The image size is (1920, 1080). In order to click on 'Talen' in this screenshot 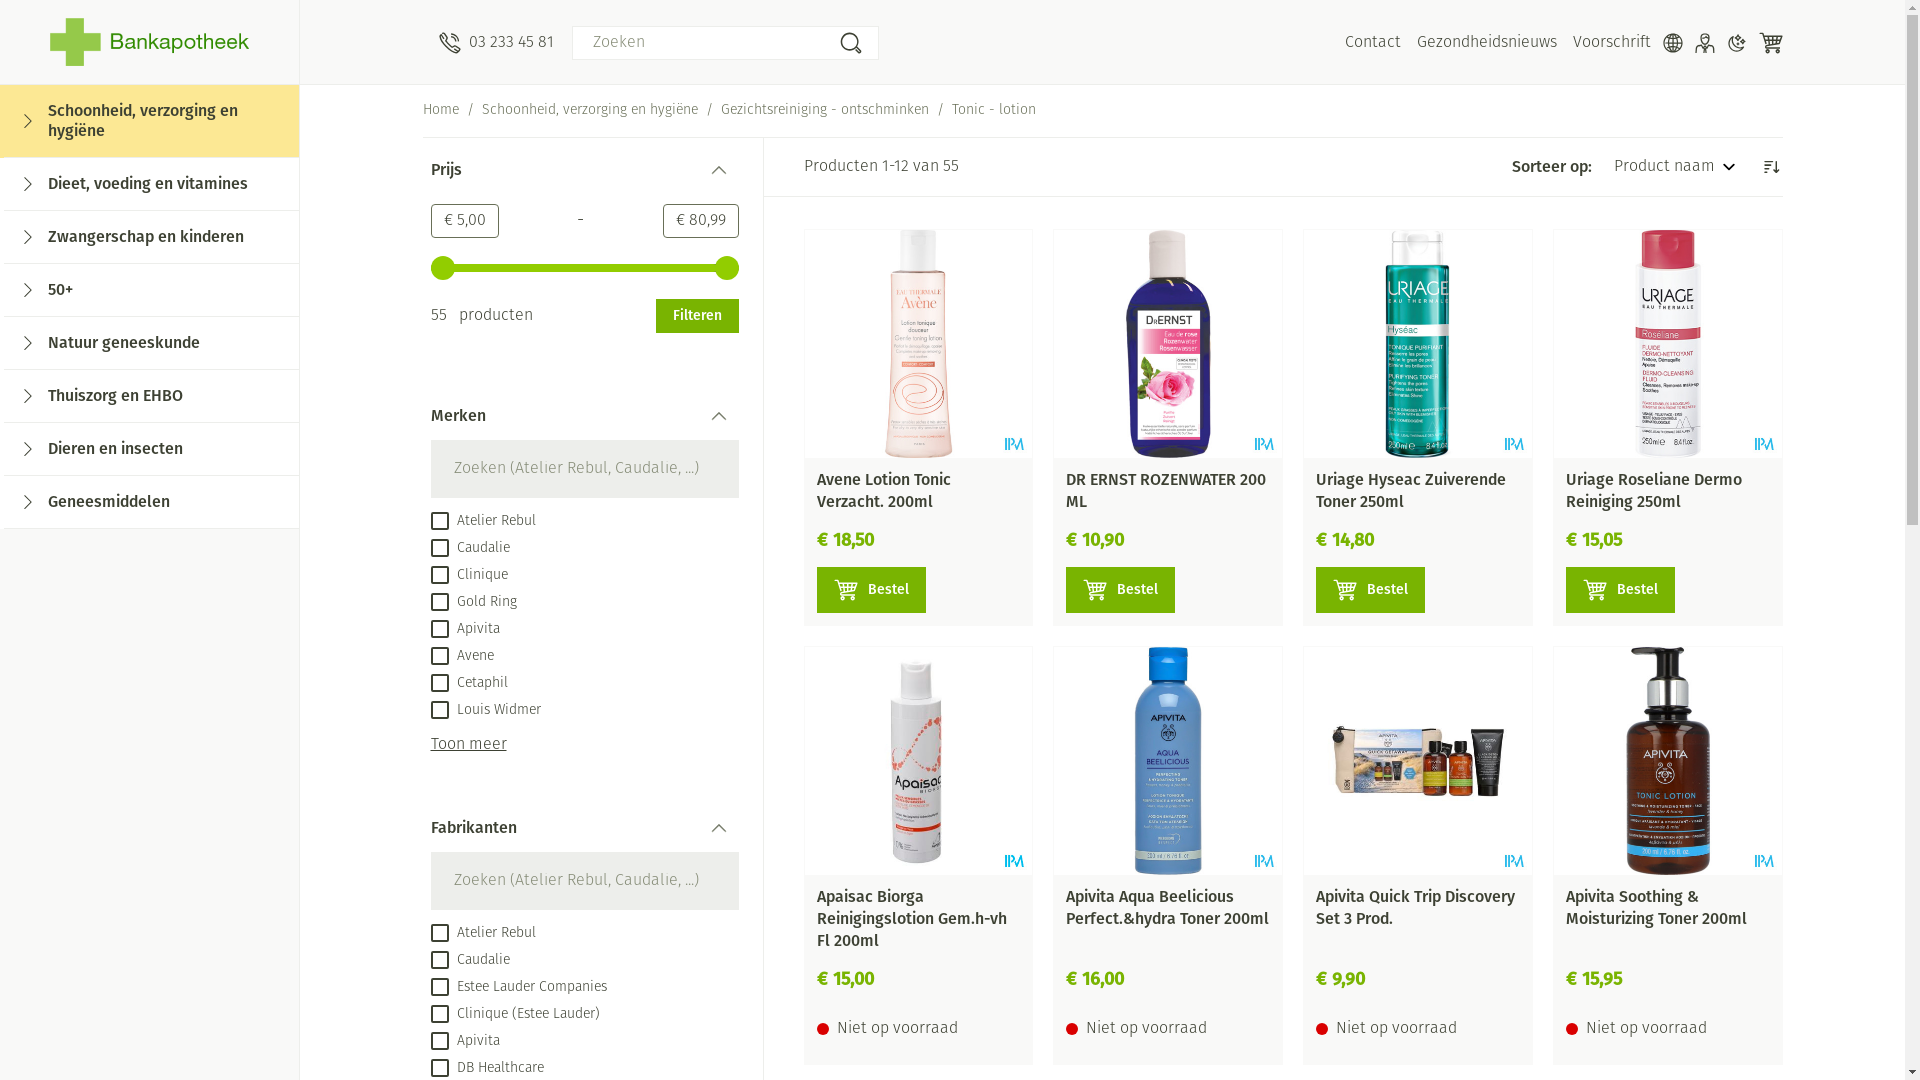, I will do `click(1671, 42)`.